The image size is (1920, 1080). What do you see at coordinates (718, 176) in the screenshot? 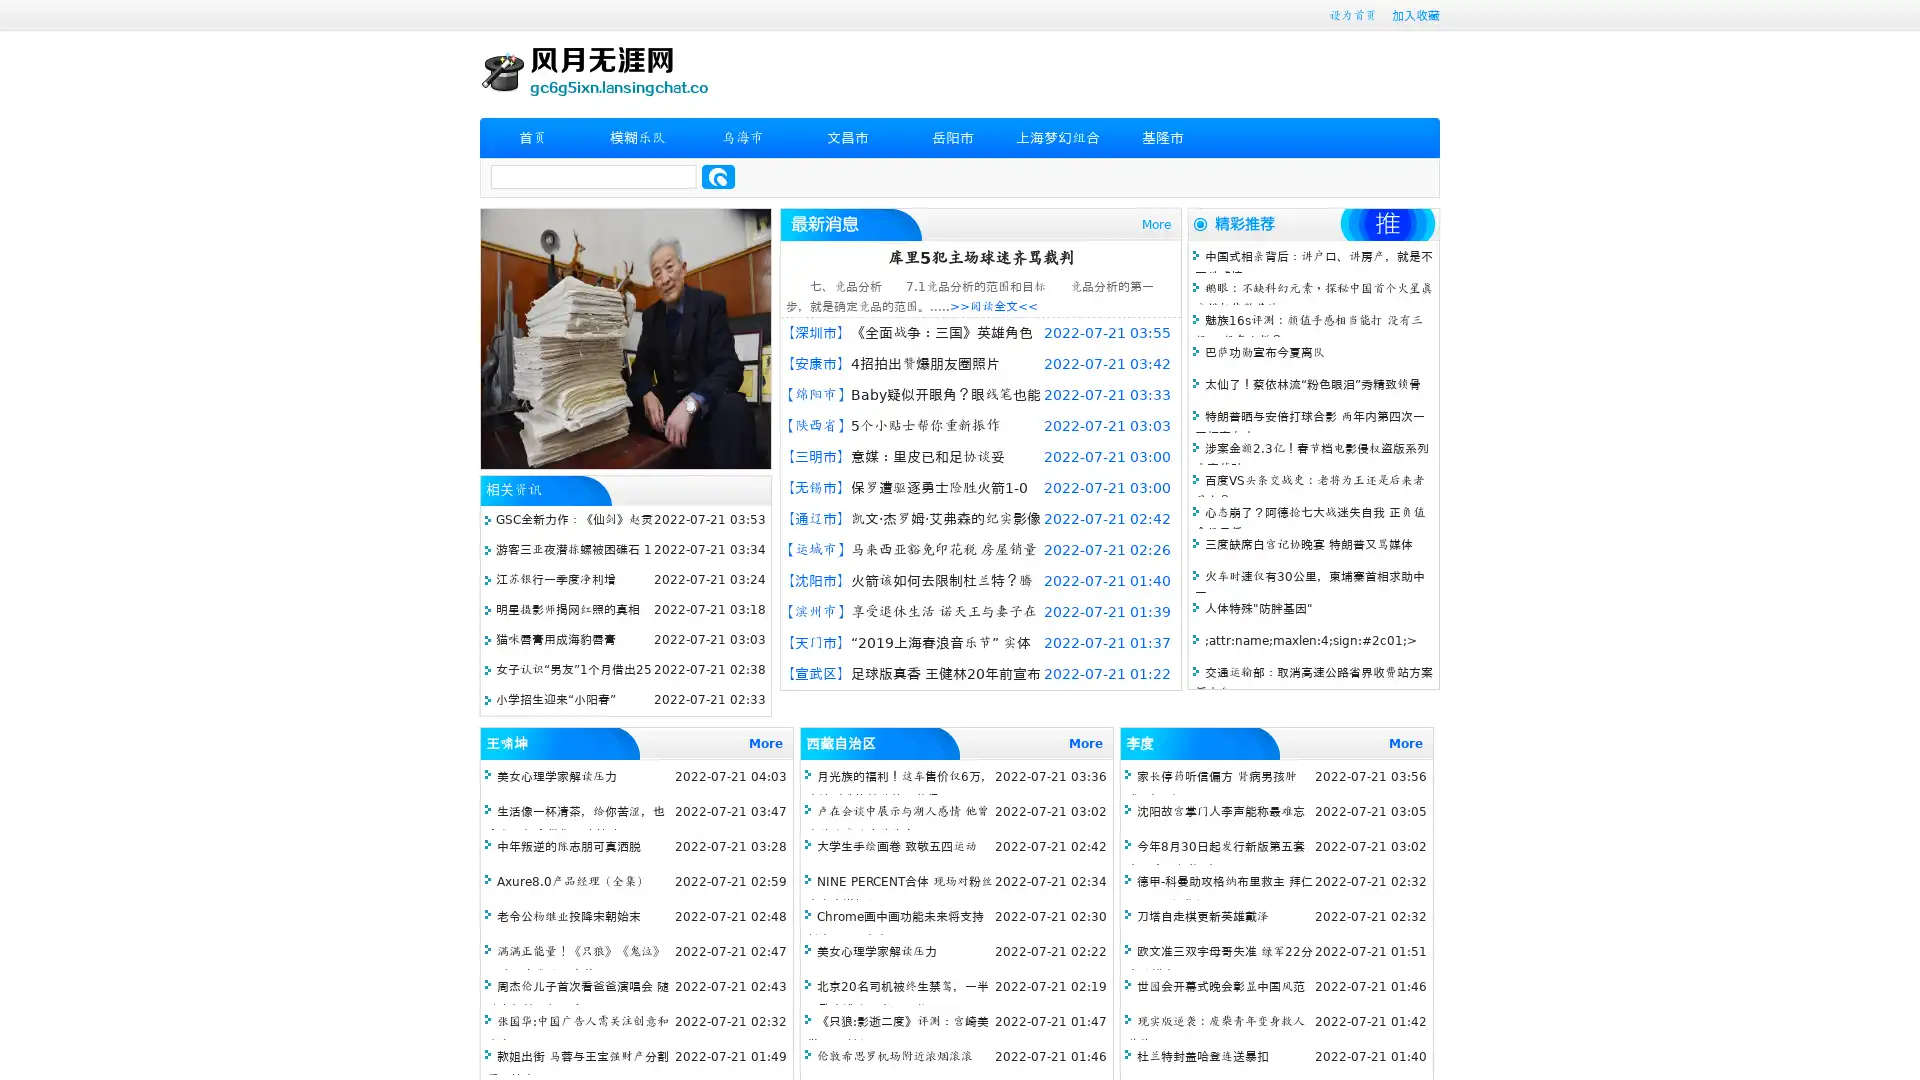
I see `Search` at bounding box center [718, 176].